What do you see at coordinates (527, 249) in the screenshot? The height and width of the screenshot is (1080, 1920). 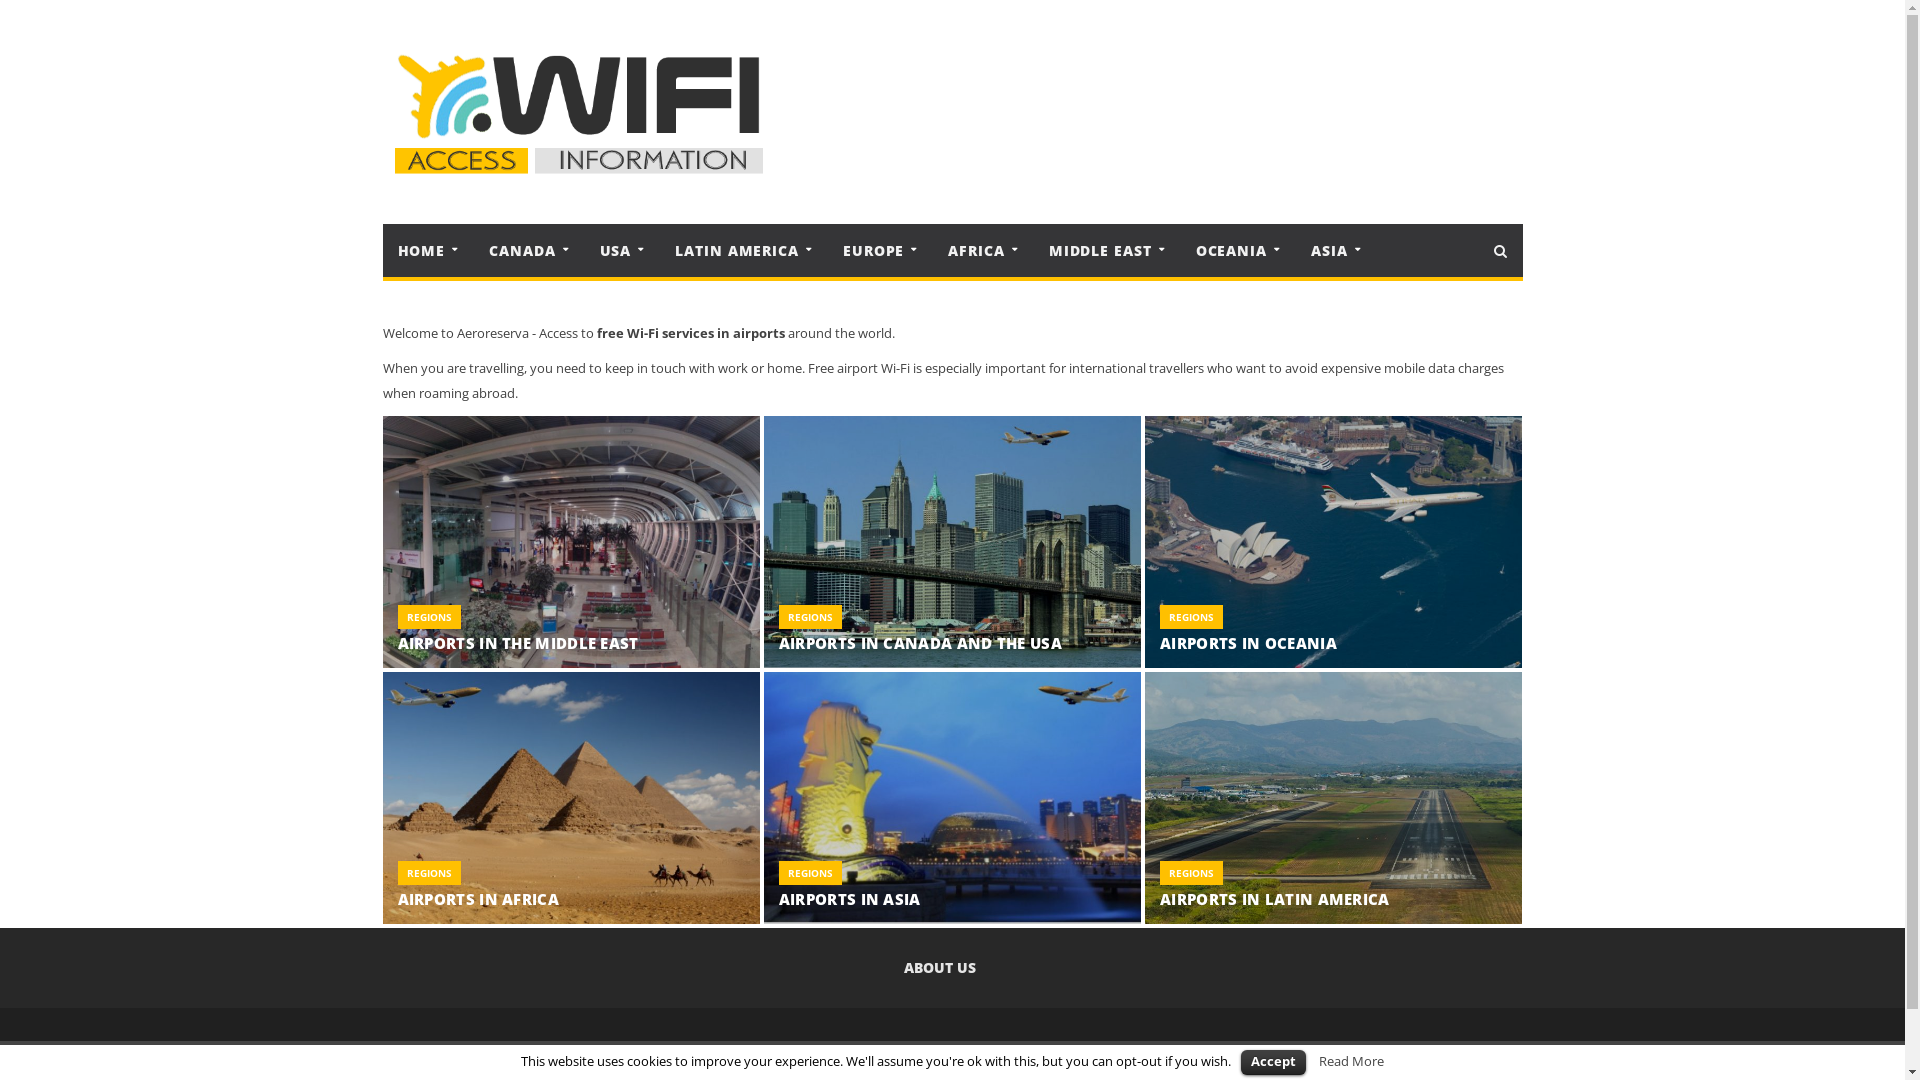 I see `'CANADA'` at bounding box center [527, 249].